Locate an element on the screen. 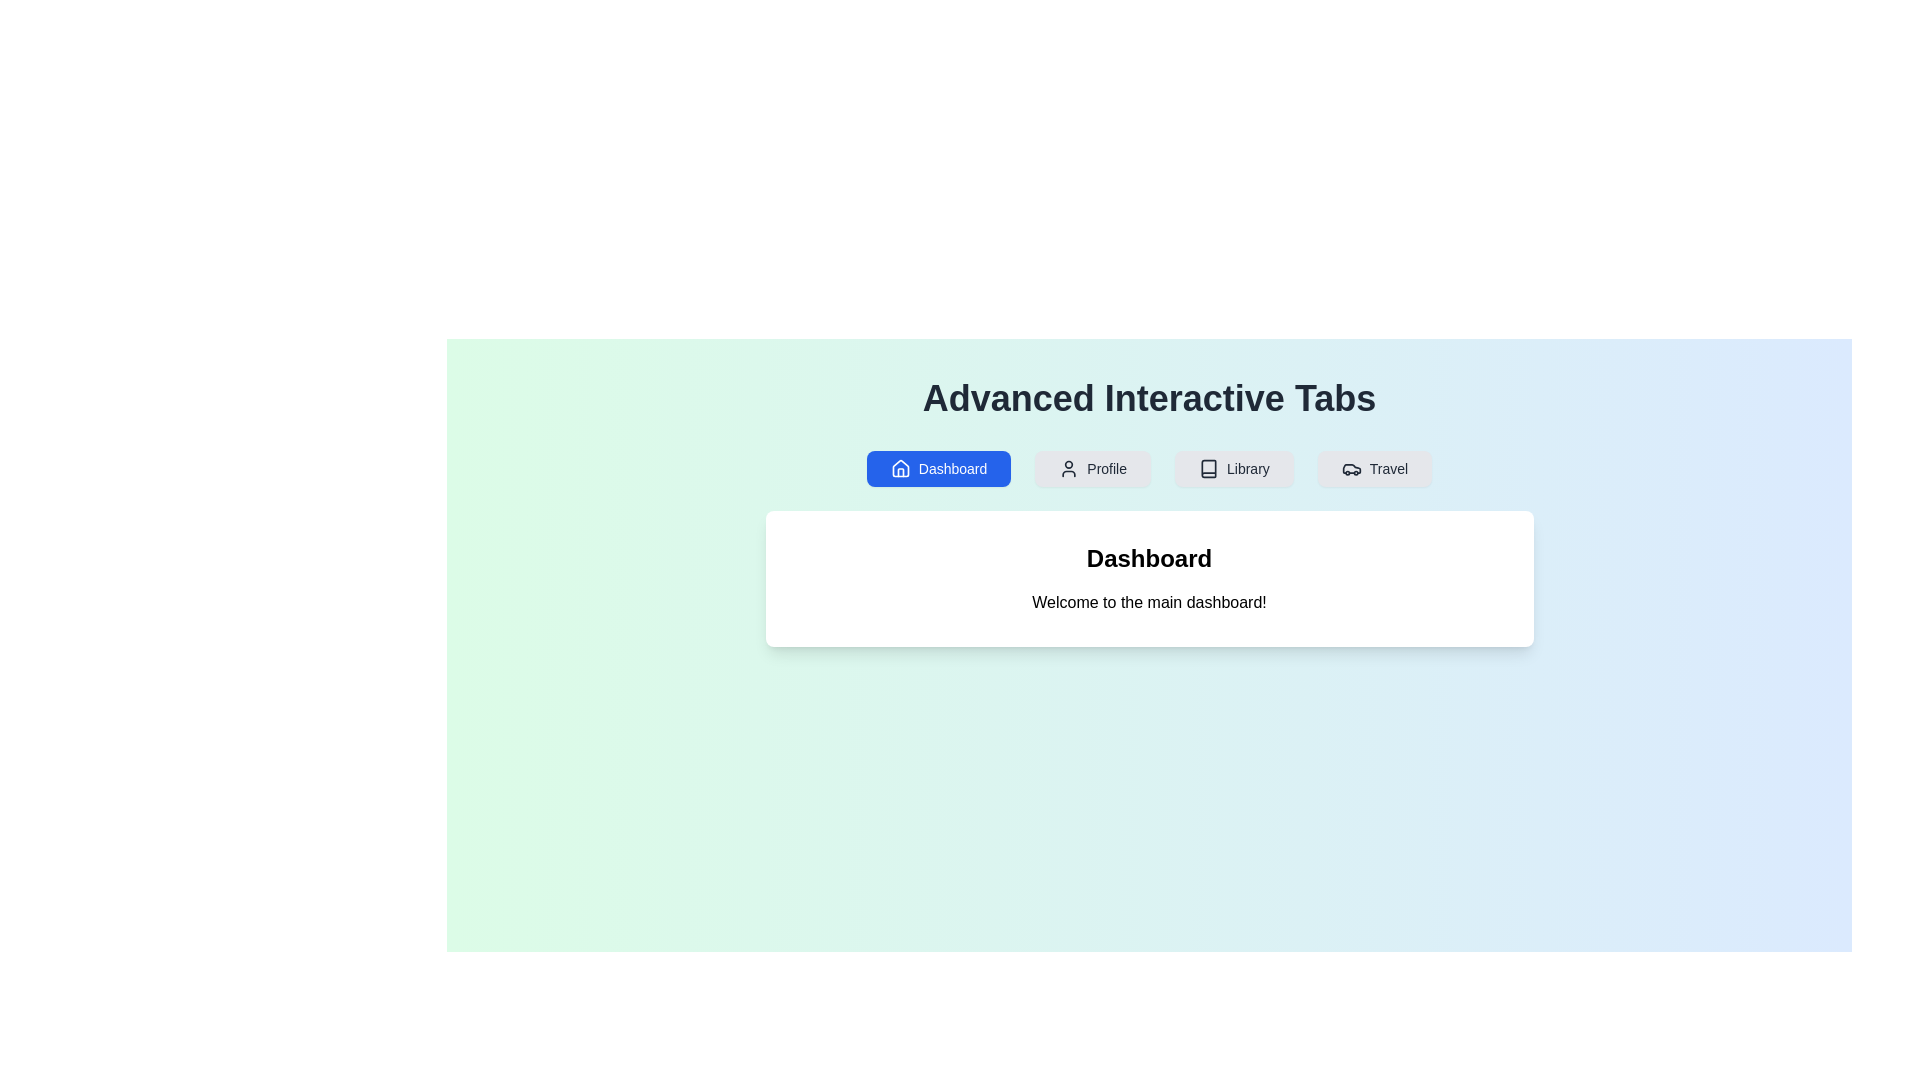  the outlined car icon representing the 'Travel' tab, which is the first graphical component in the rightmost navigation tab is located at coordinates (1351, 469).